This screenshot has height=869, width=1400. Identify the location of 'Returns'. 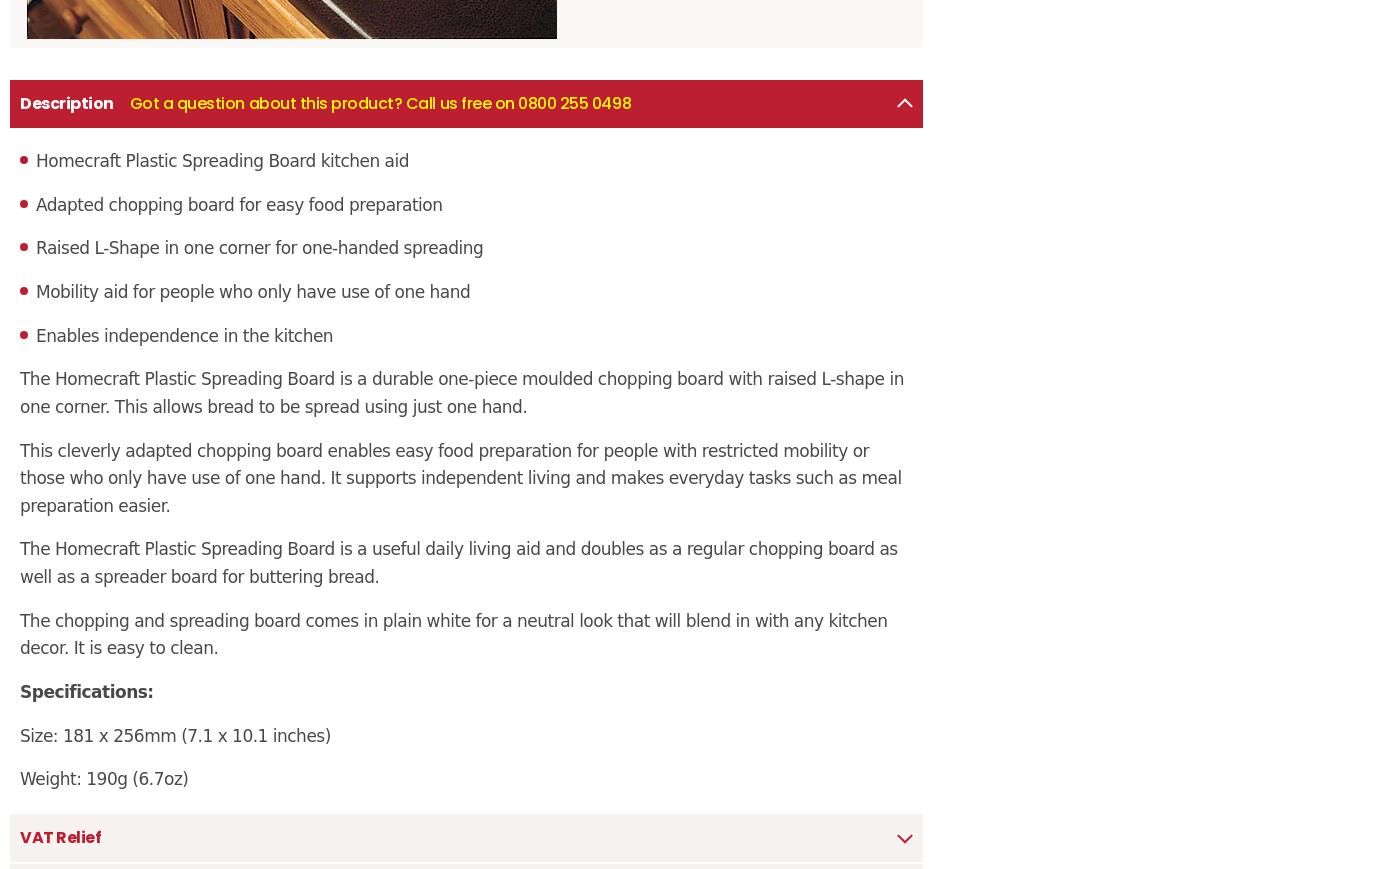
(35, 320).